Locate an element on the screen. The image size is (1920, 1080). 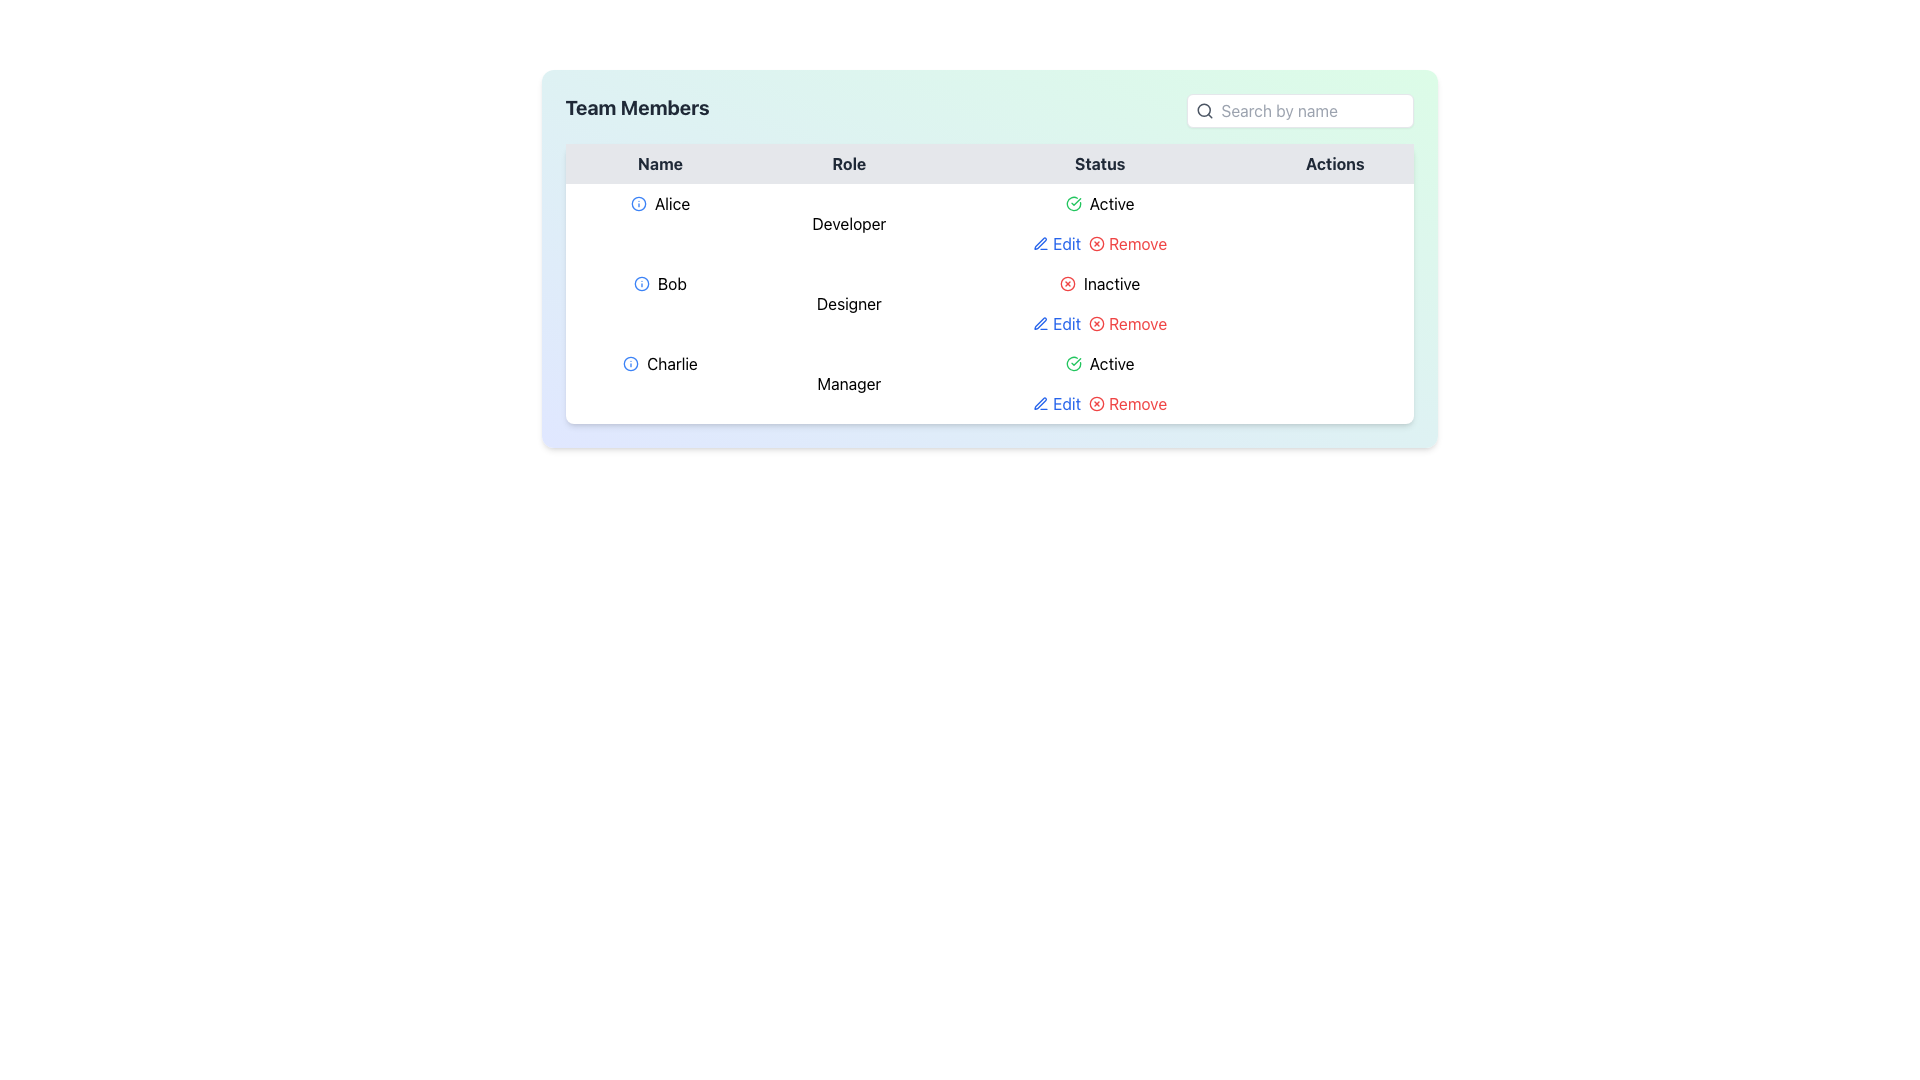
the static text 'Alice' displayed in the 'Name' column of the 'Team Members' table, which is the first entry in that column and features a blue circular icon with an information symbol is located at coordinates (660, 204).